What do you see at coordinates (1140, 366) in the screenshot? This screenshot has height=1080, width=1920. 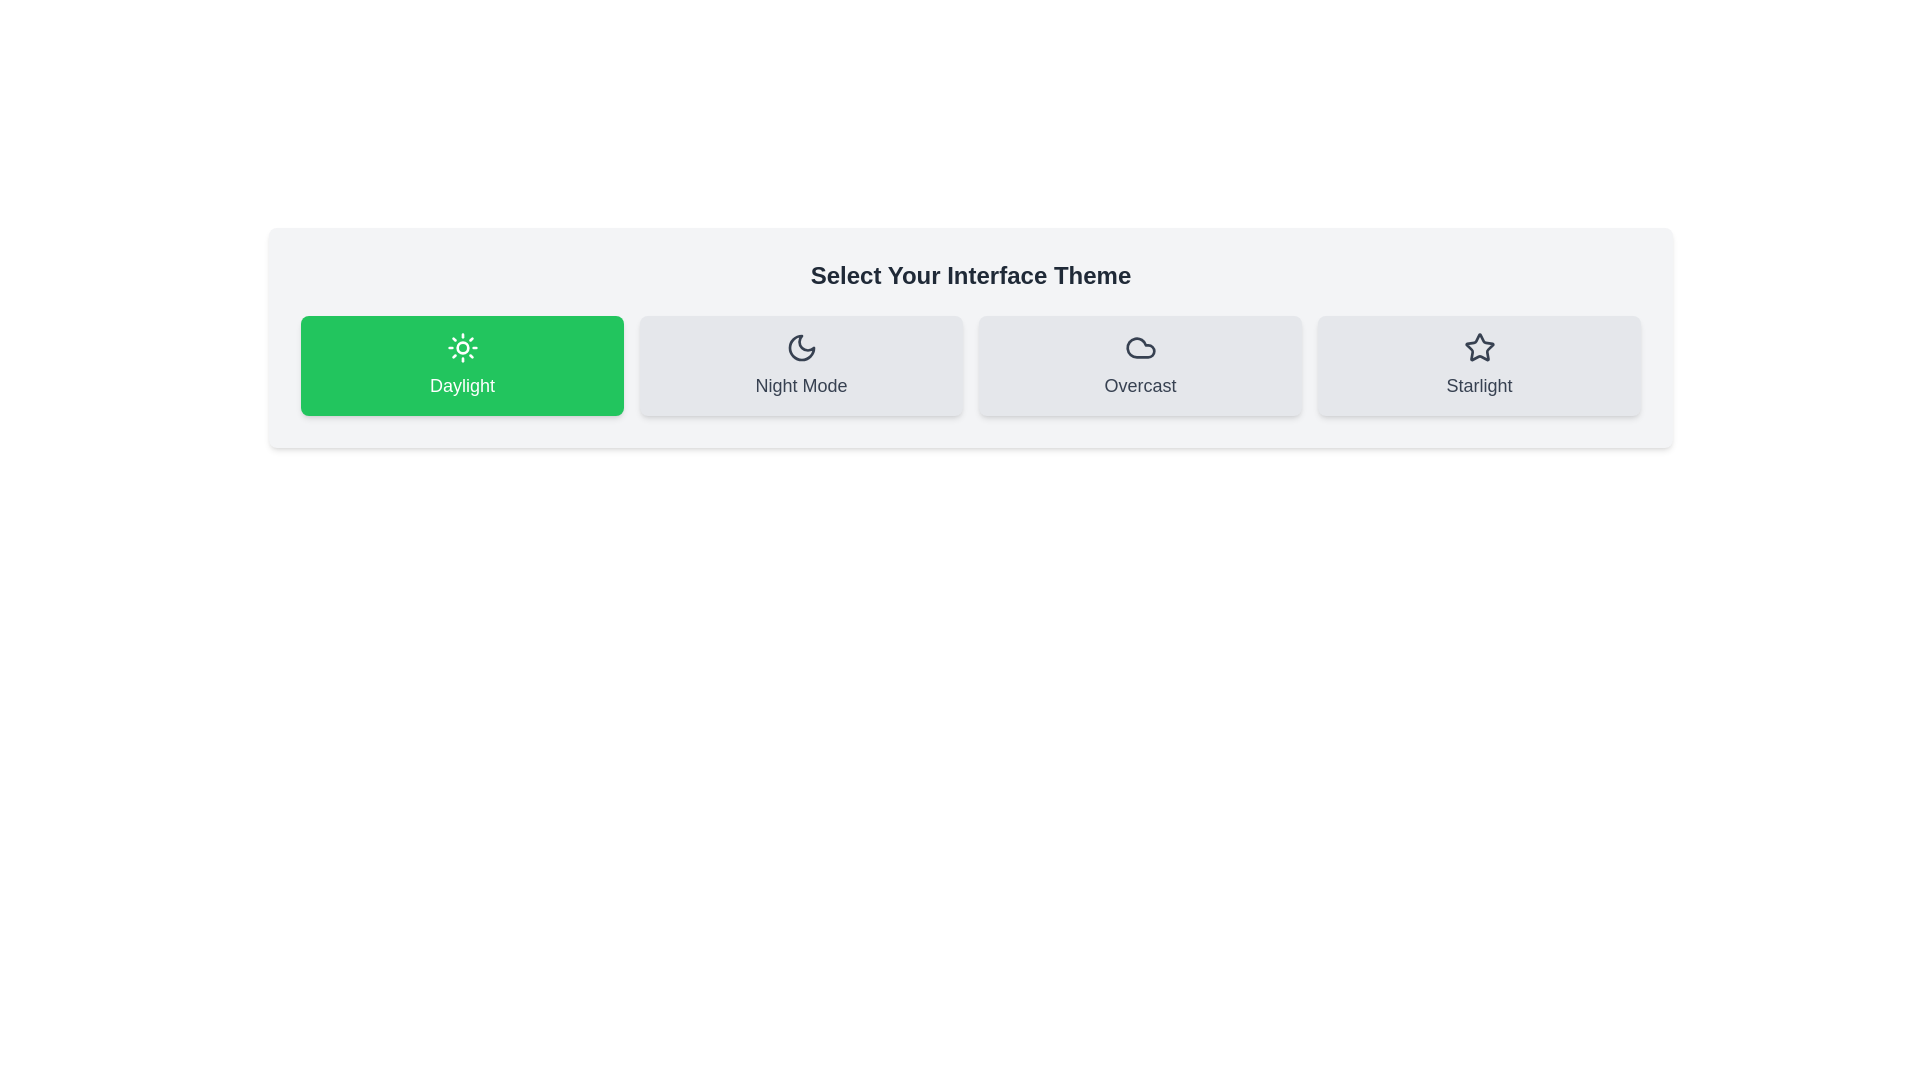 I see `the theme by clicking on the Overcast button` at bounding box center [1140, 366].